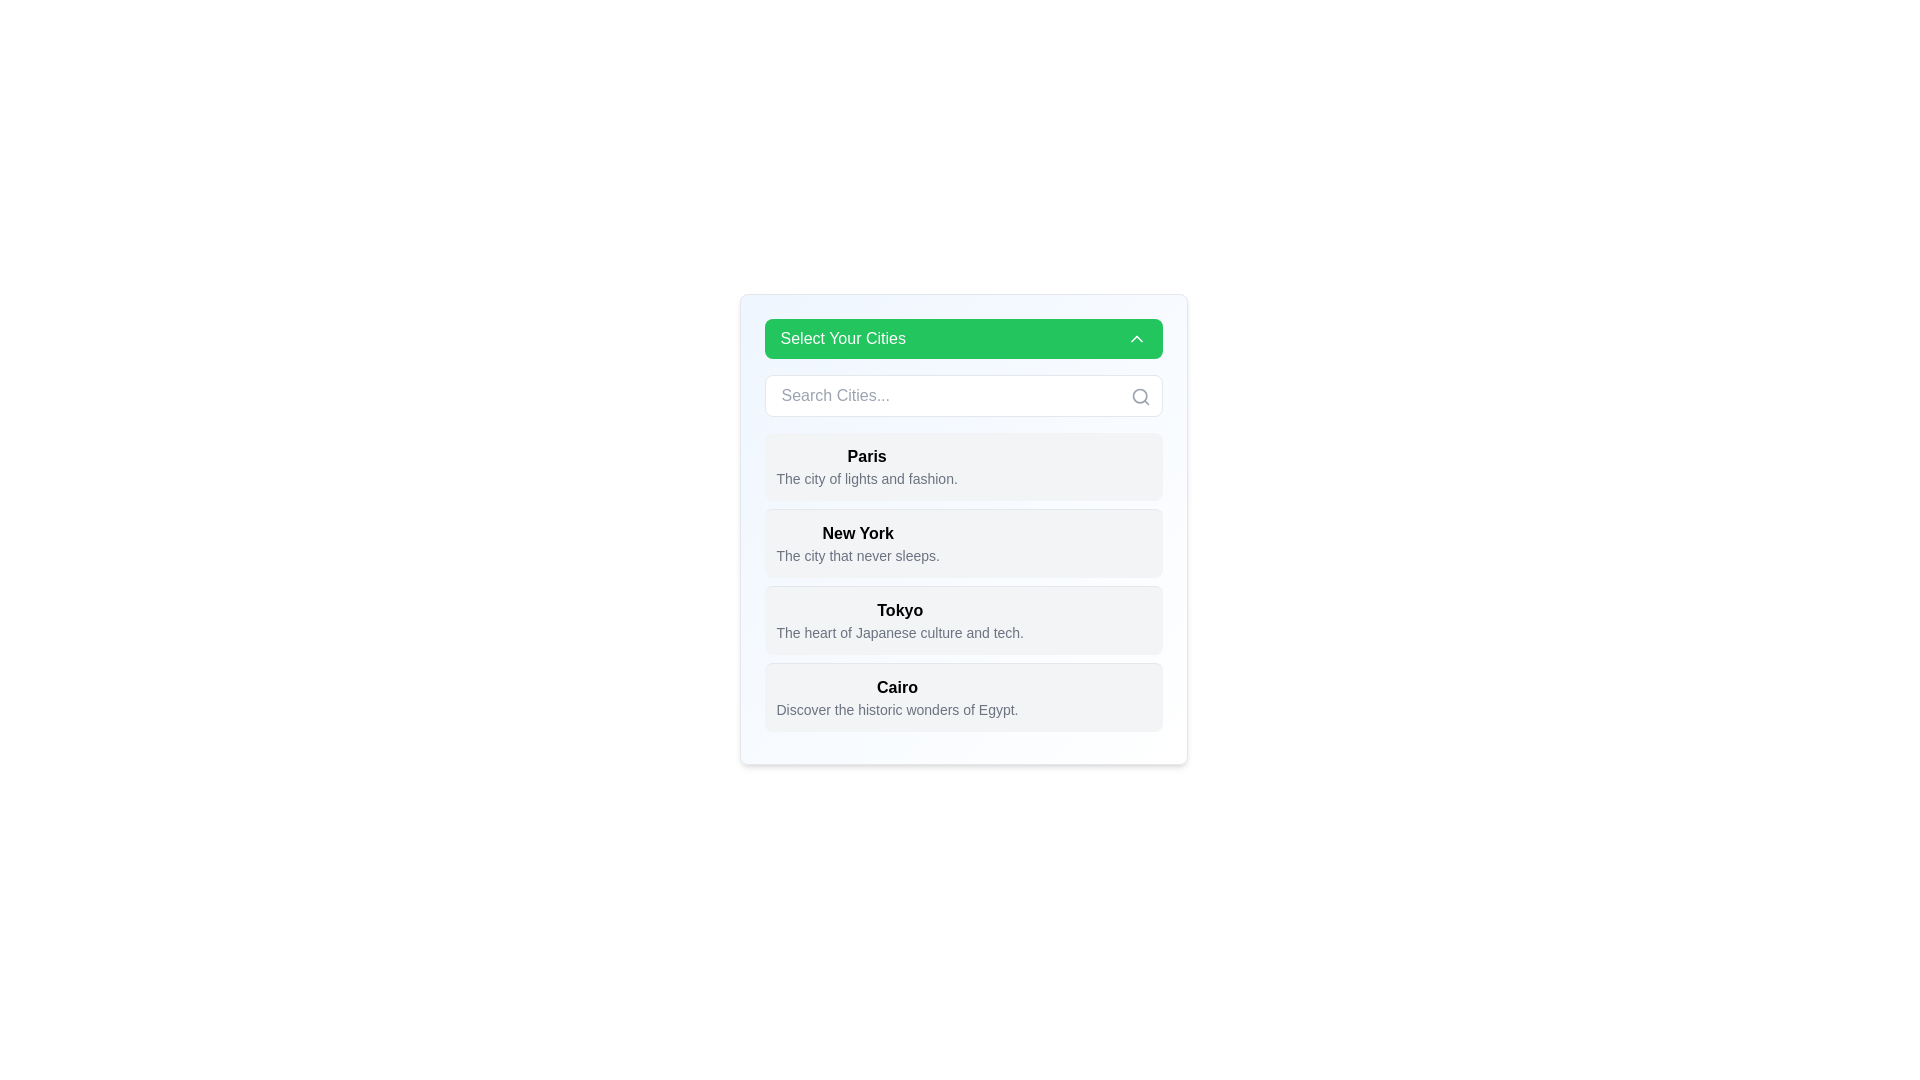 This screenshot has width=1920, height=1080. What do you see at coordinates (963, 553) in the screenshot?
I see `the second entry in the city list titled 'New York'` at bounding box center [963, 553].